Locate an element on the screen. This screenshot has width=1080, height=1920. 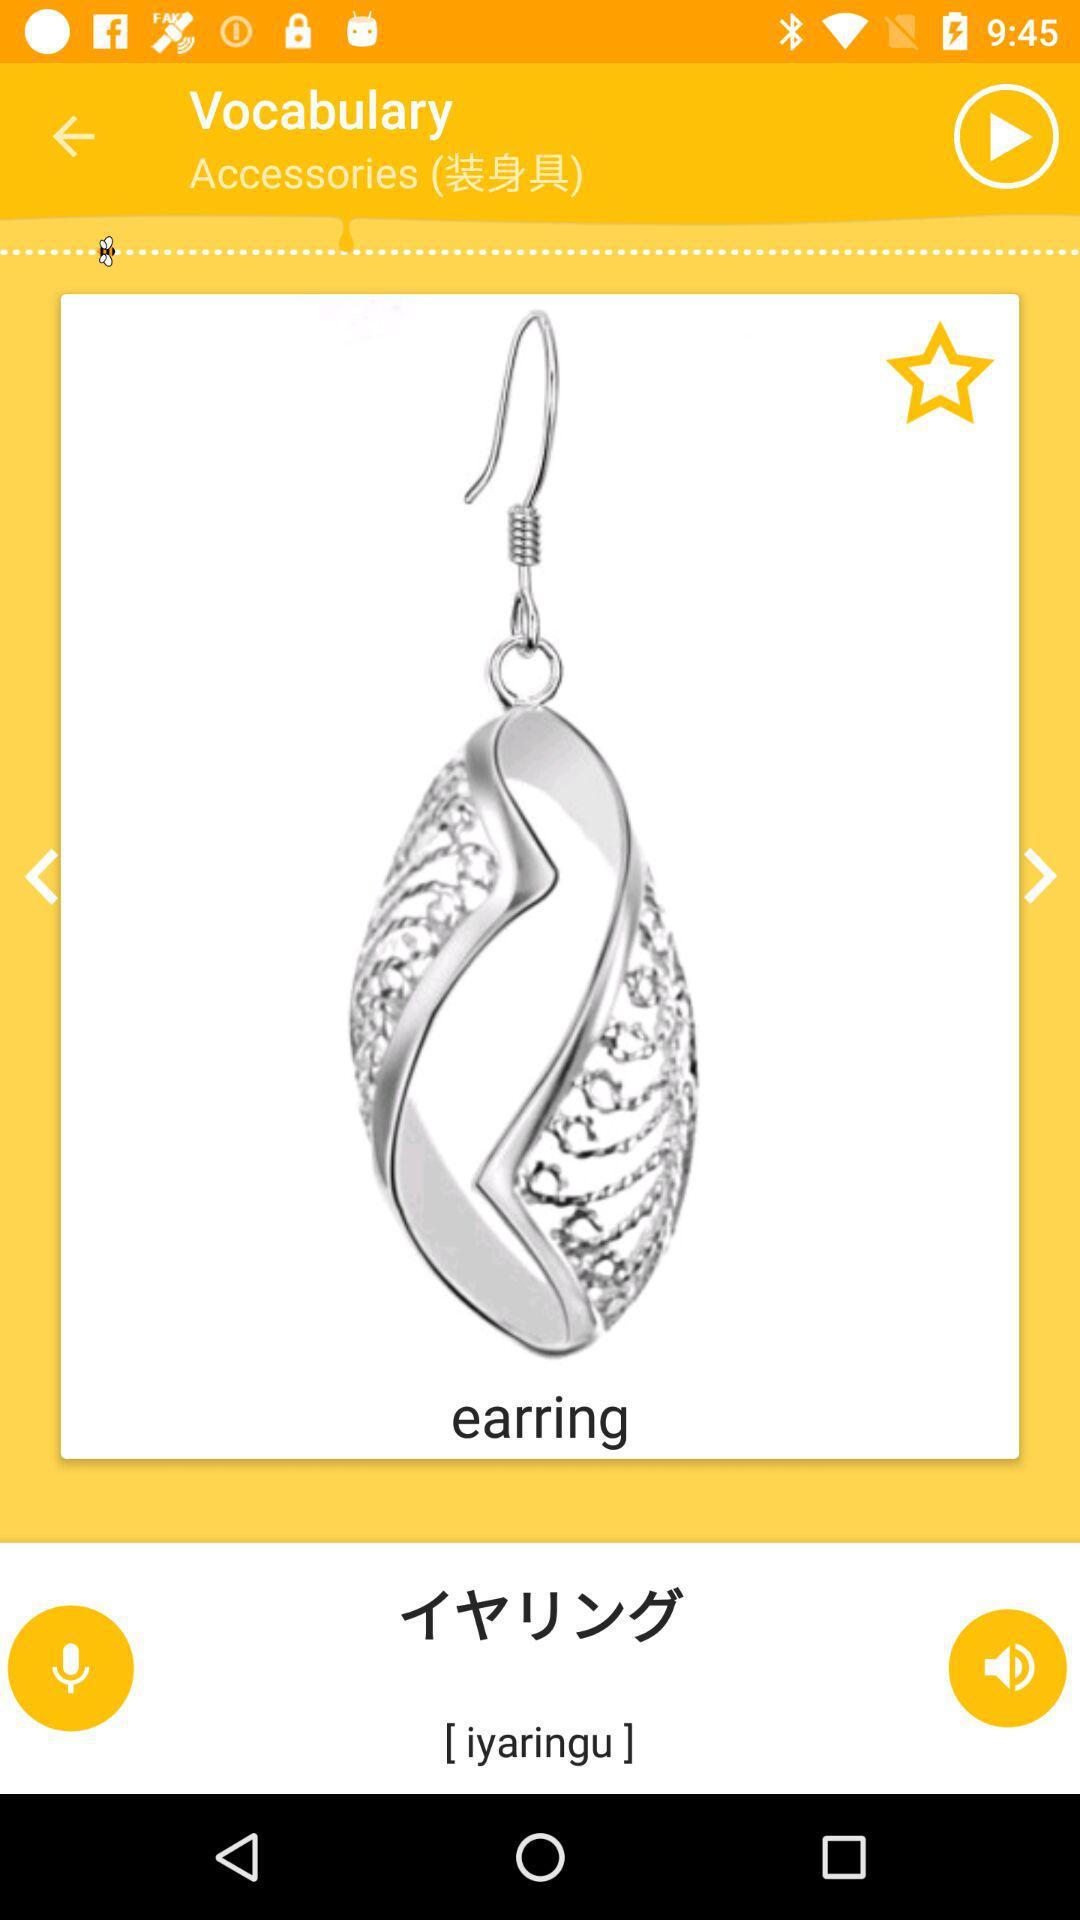
the volume icon is located at coordinates (1009, 1668).